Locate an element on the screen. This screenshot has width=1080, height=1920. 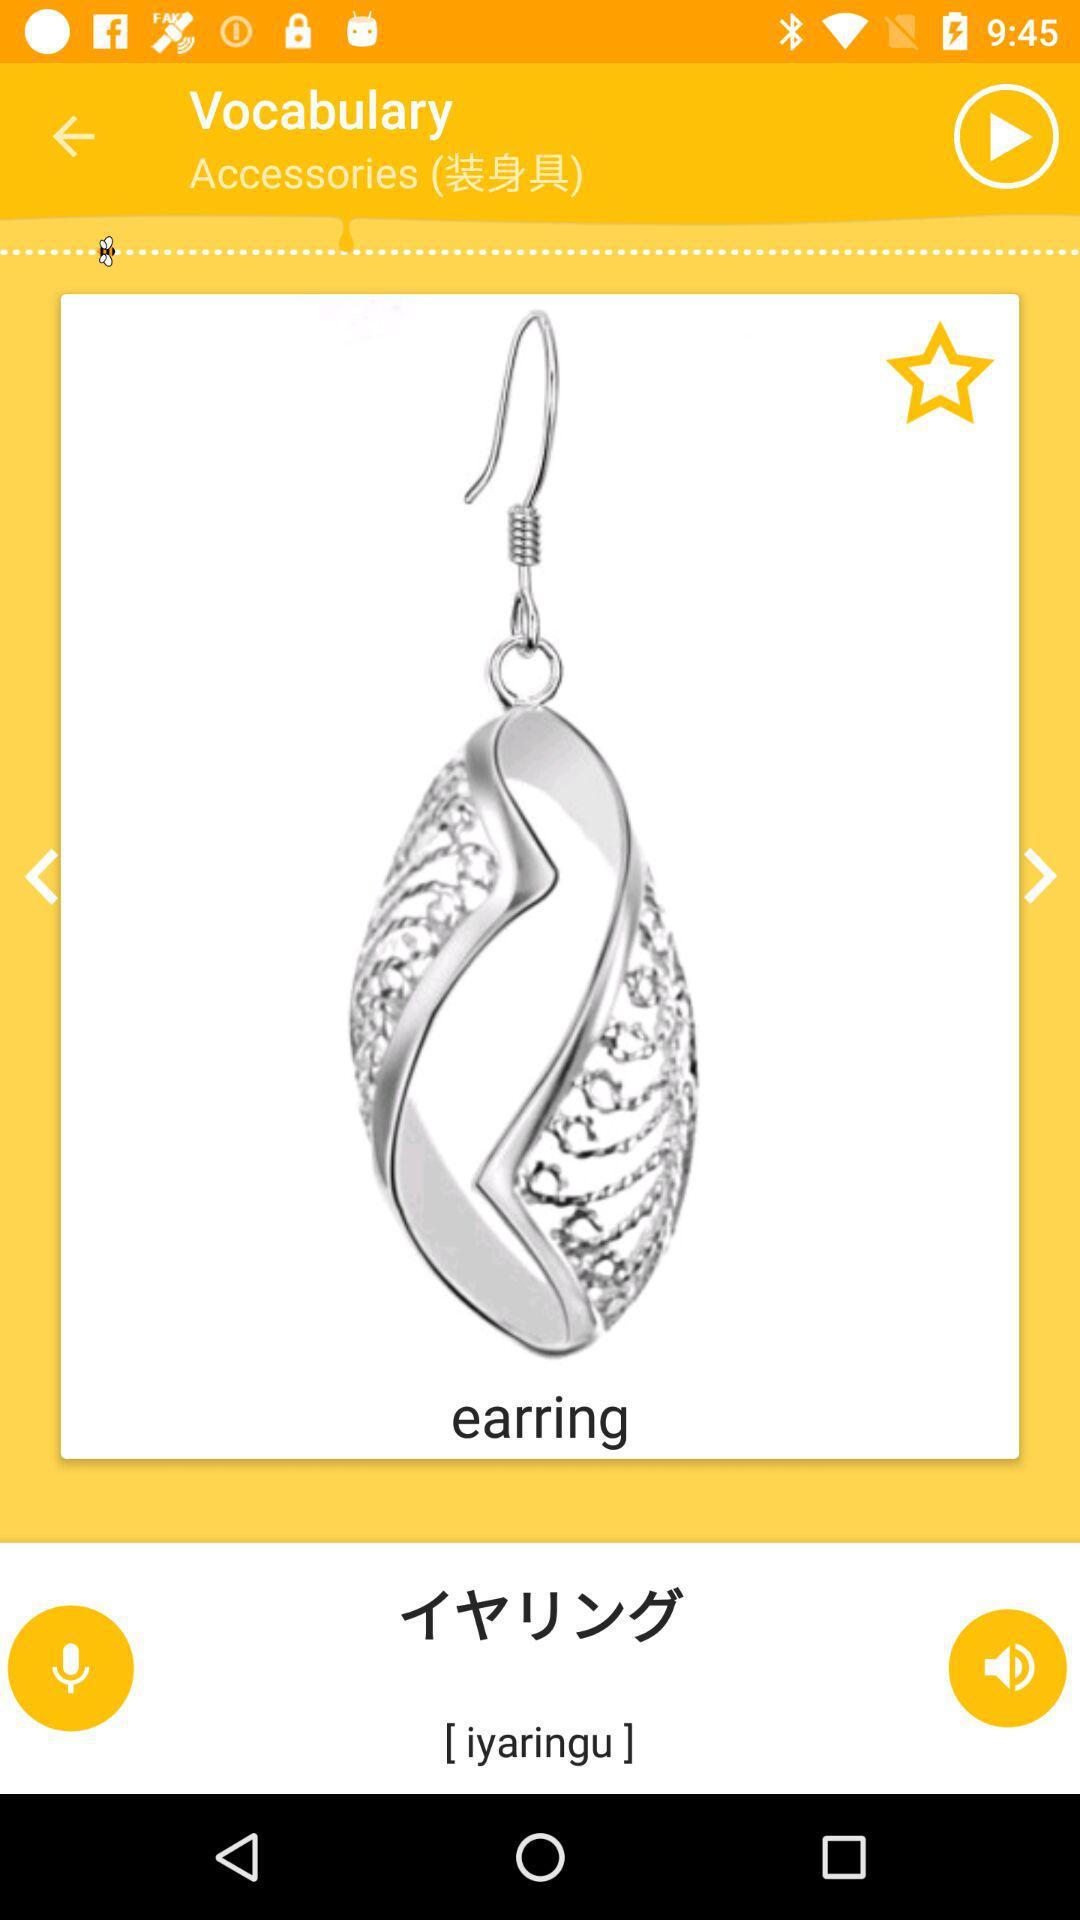
the volume icon is located at coordinates (1009, 1668).